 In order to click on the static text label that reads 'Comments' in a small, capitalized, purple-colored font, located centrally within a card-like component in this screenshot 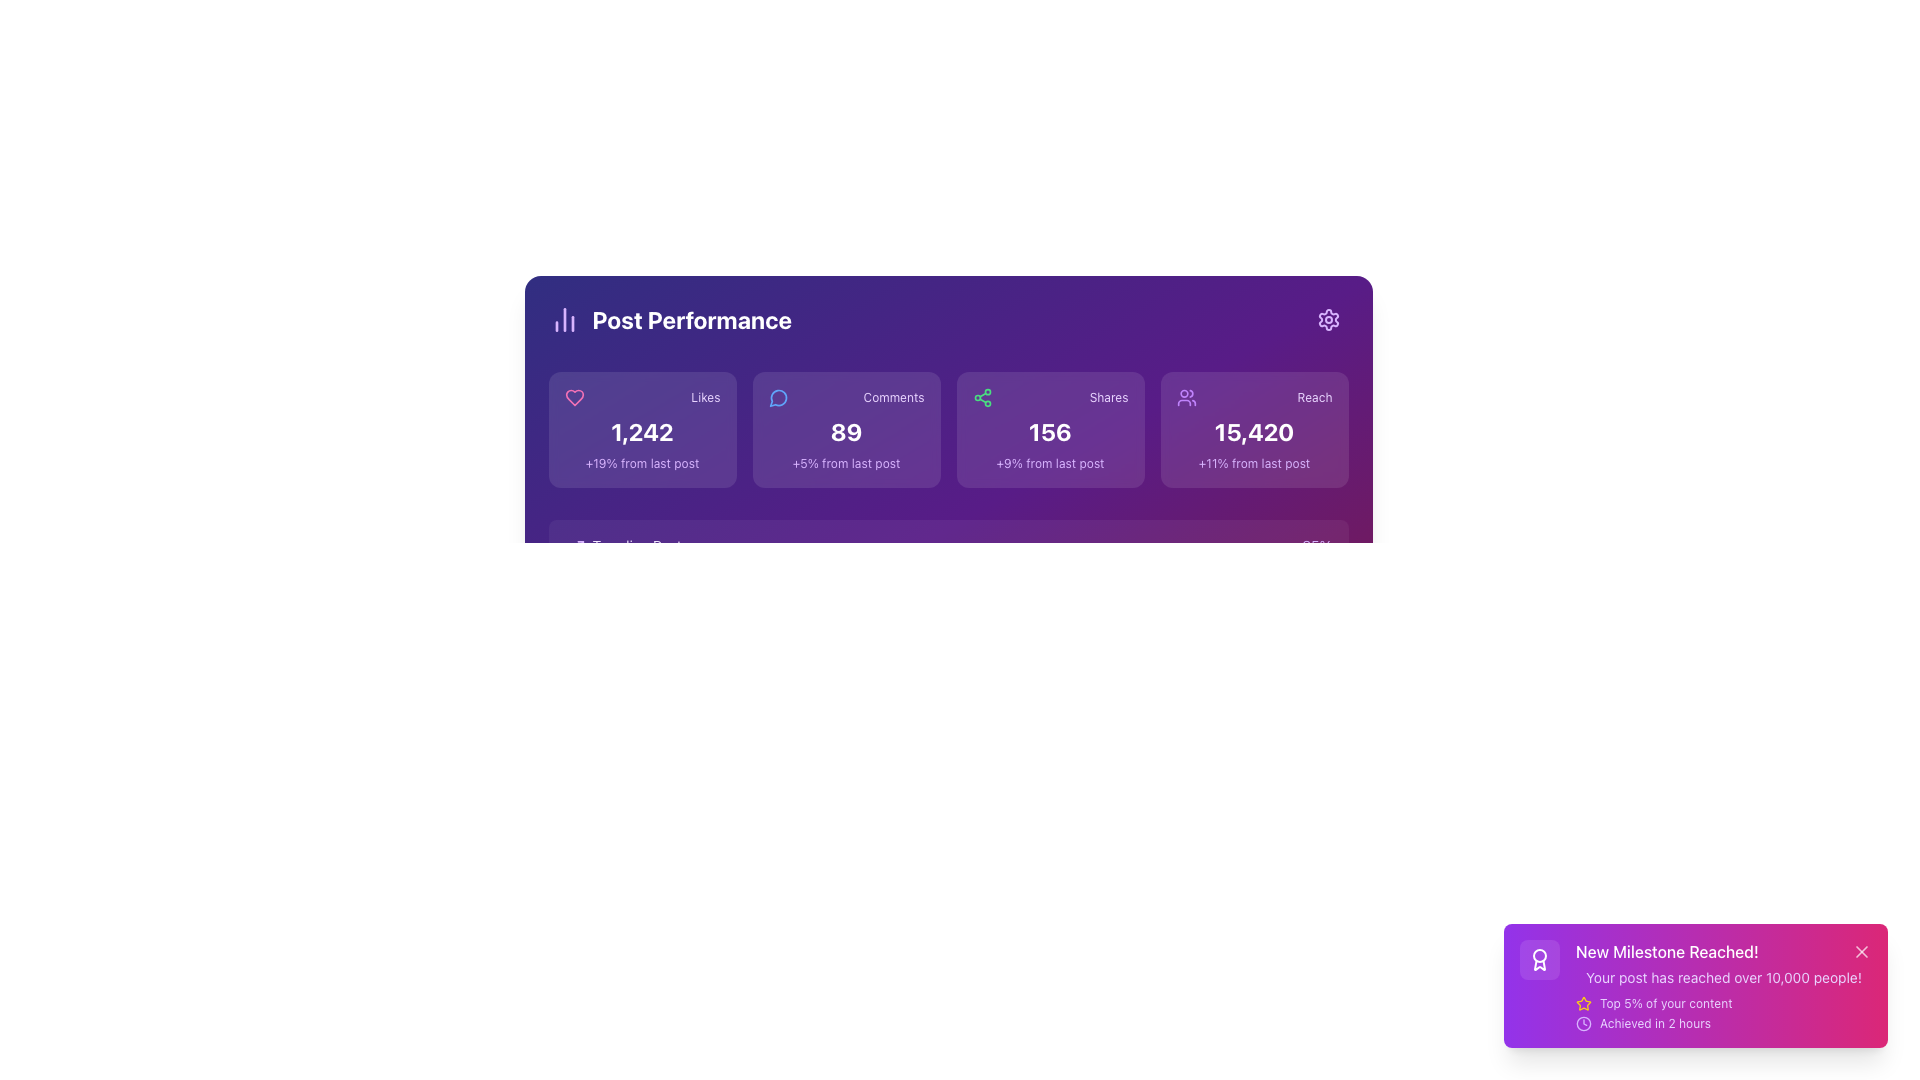, I will do `click(892, 397)`.